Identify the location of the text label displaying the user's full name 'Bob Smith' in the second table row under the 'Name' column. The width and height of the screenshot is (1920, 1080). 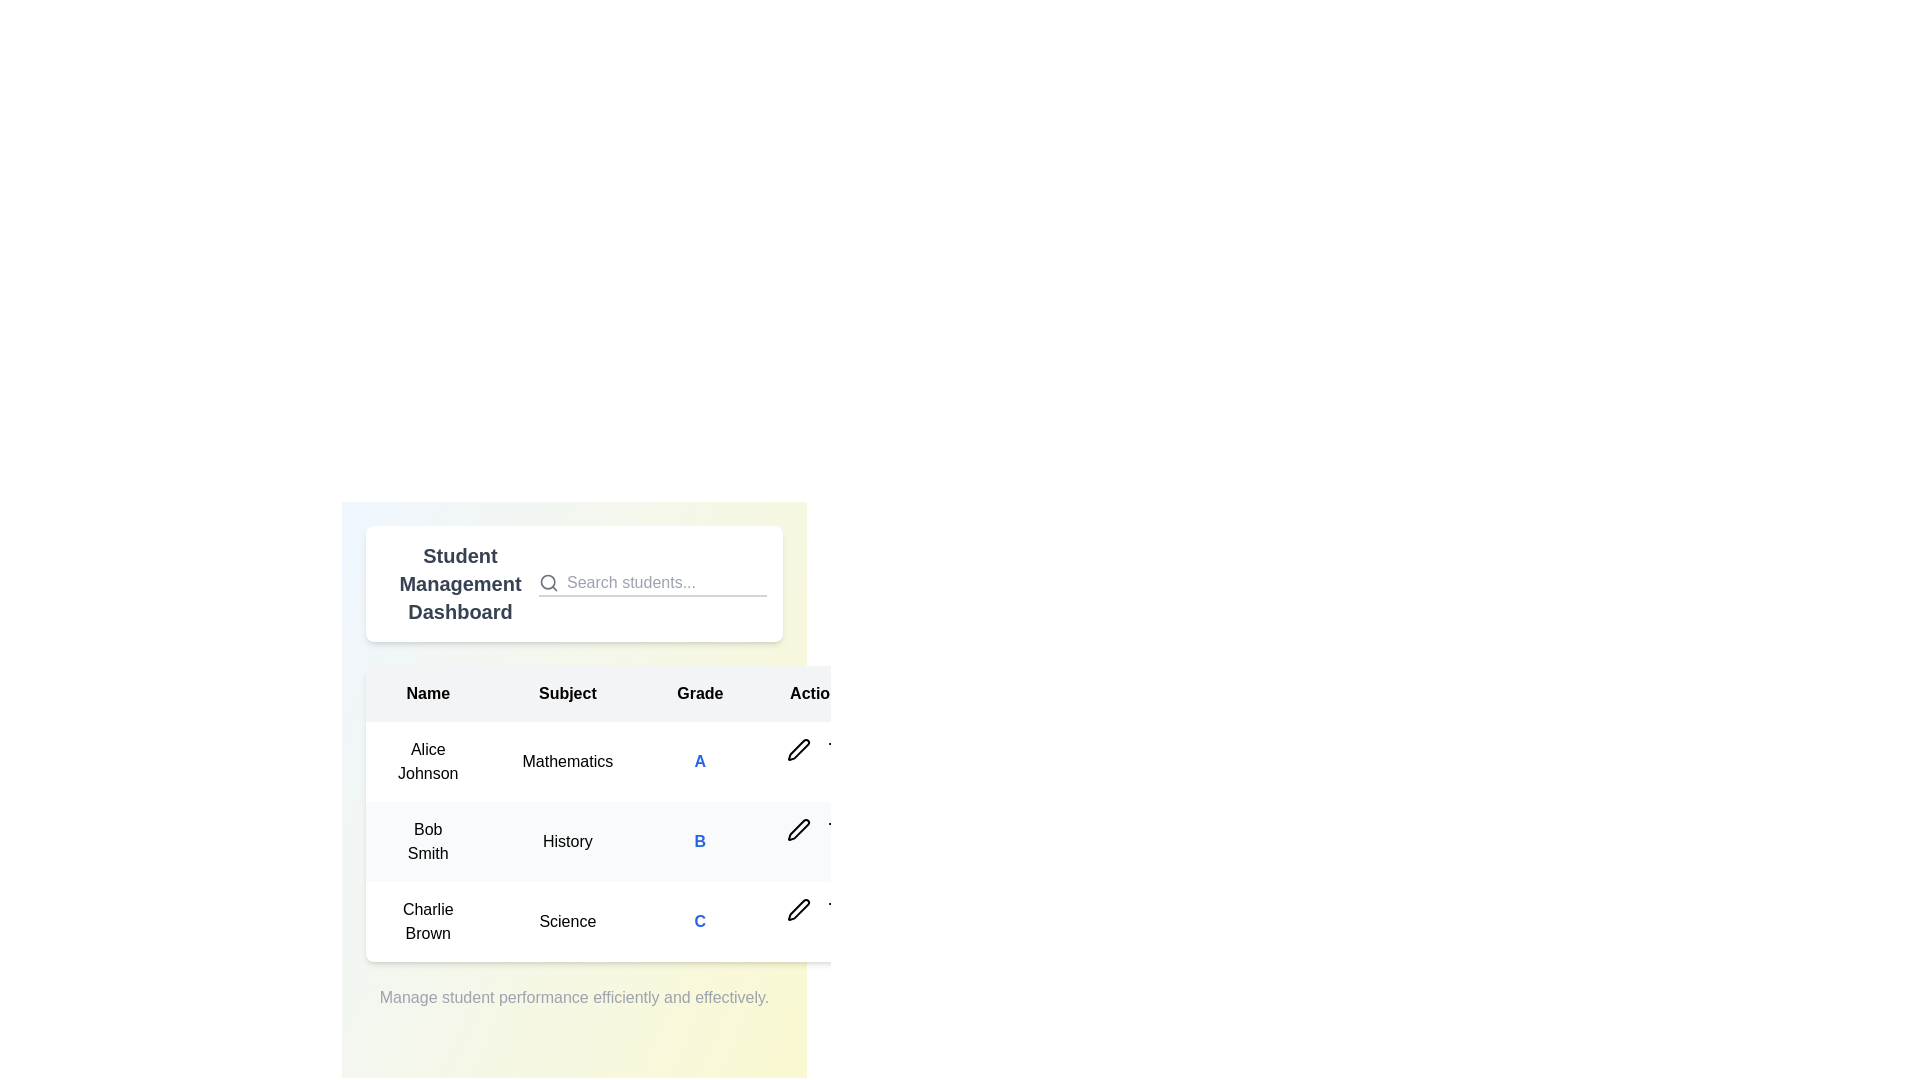
(427, 841).